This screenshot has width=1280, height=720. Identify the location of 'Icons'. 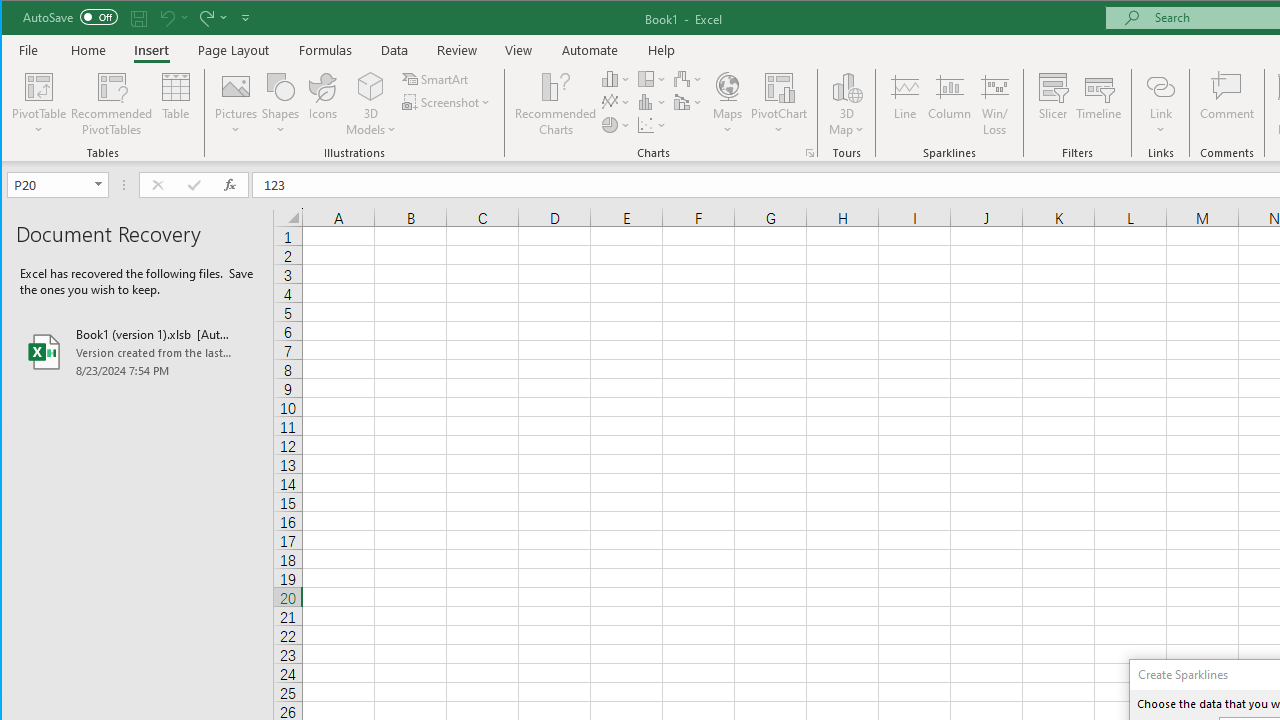
(323, 104).